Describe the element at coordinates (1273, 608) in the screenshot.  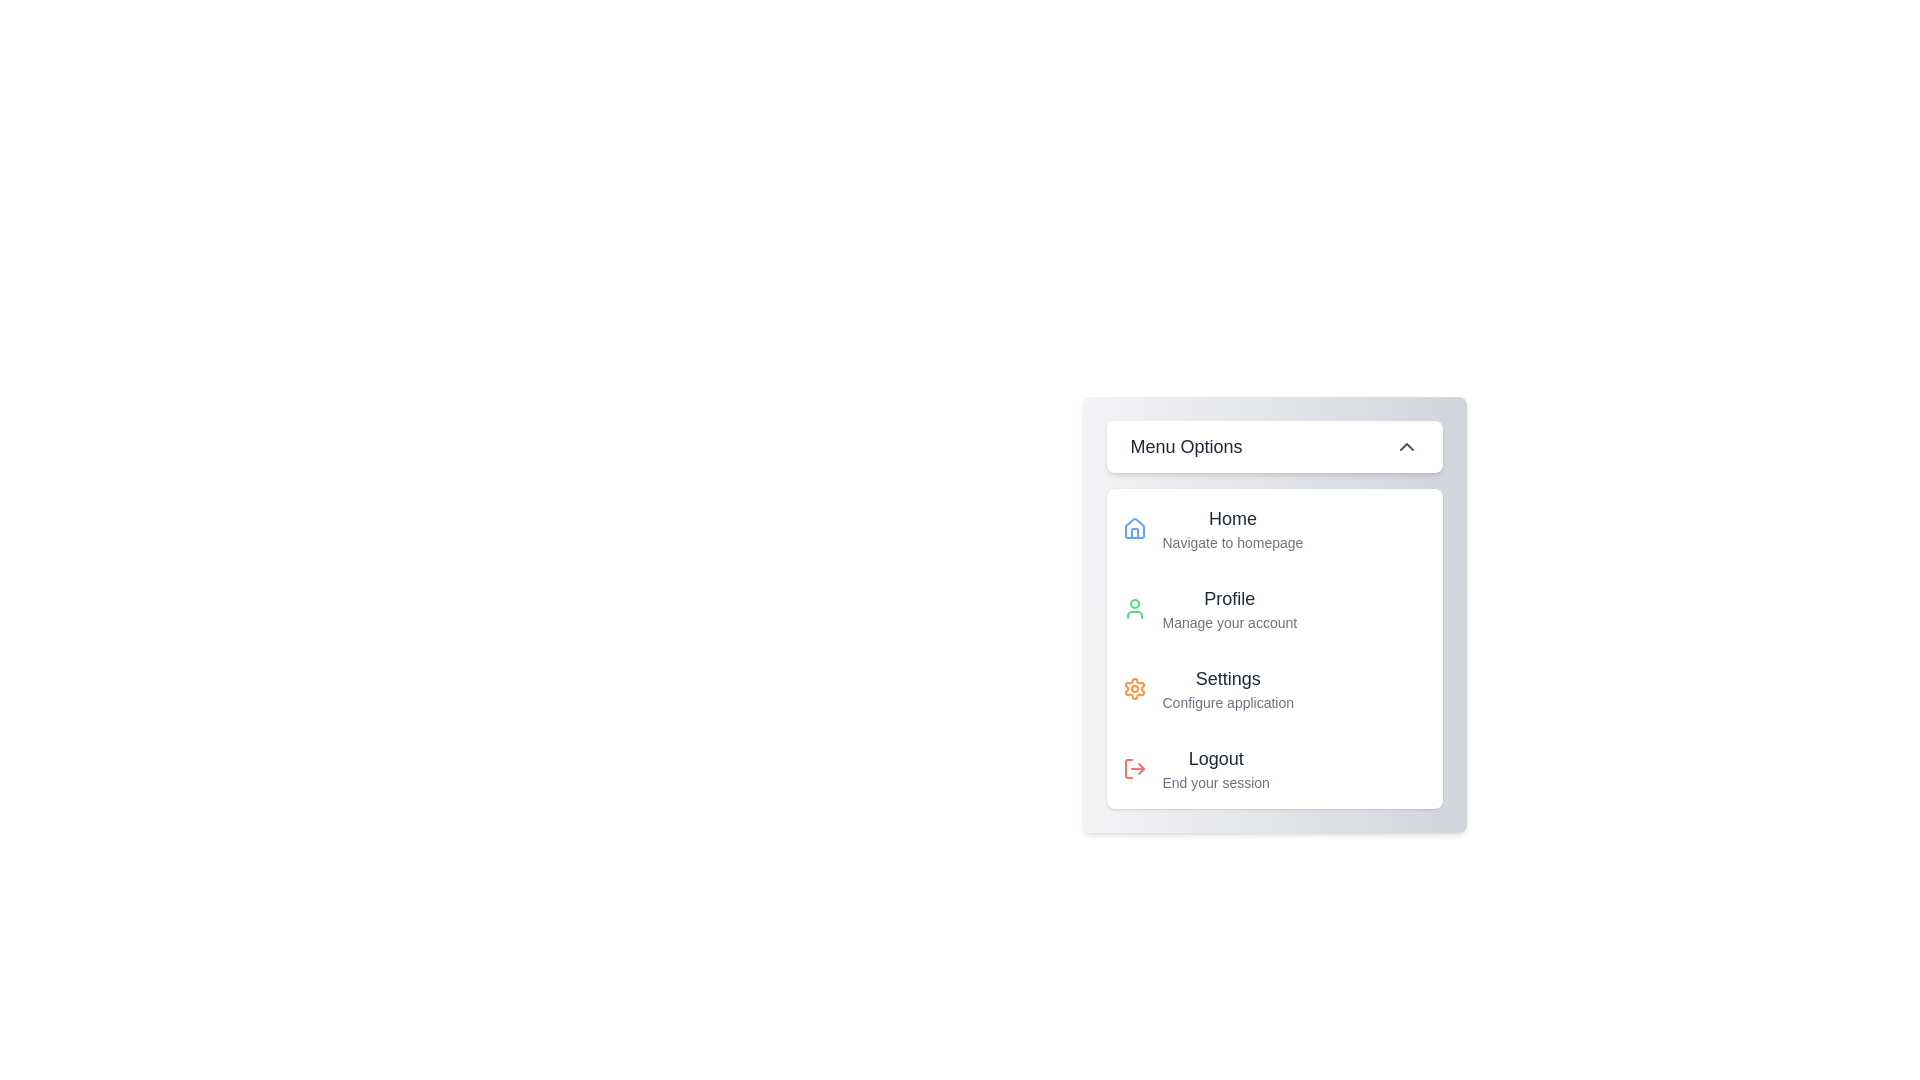
I see `the 'Profile' menu item, which is the second item in the vertical list of menu options` at that location.